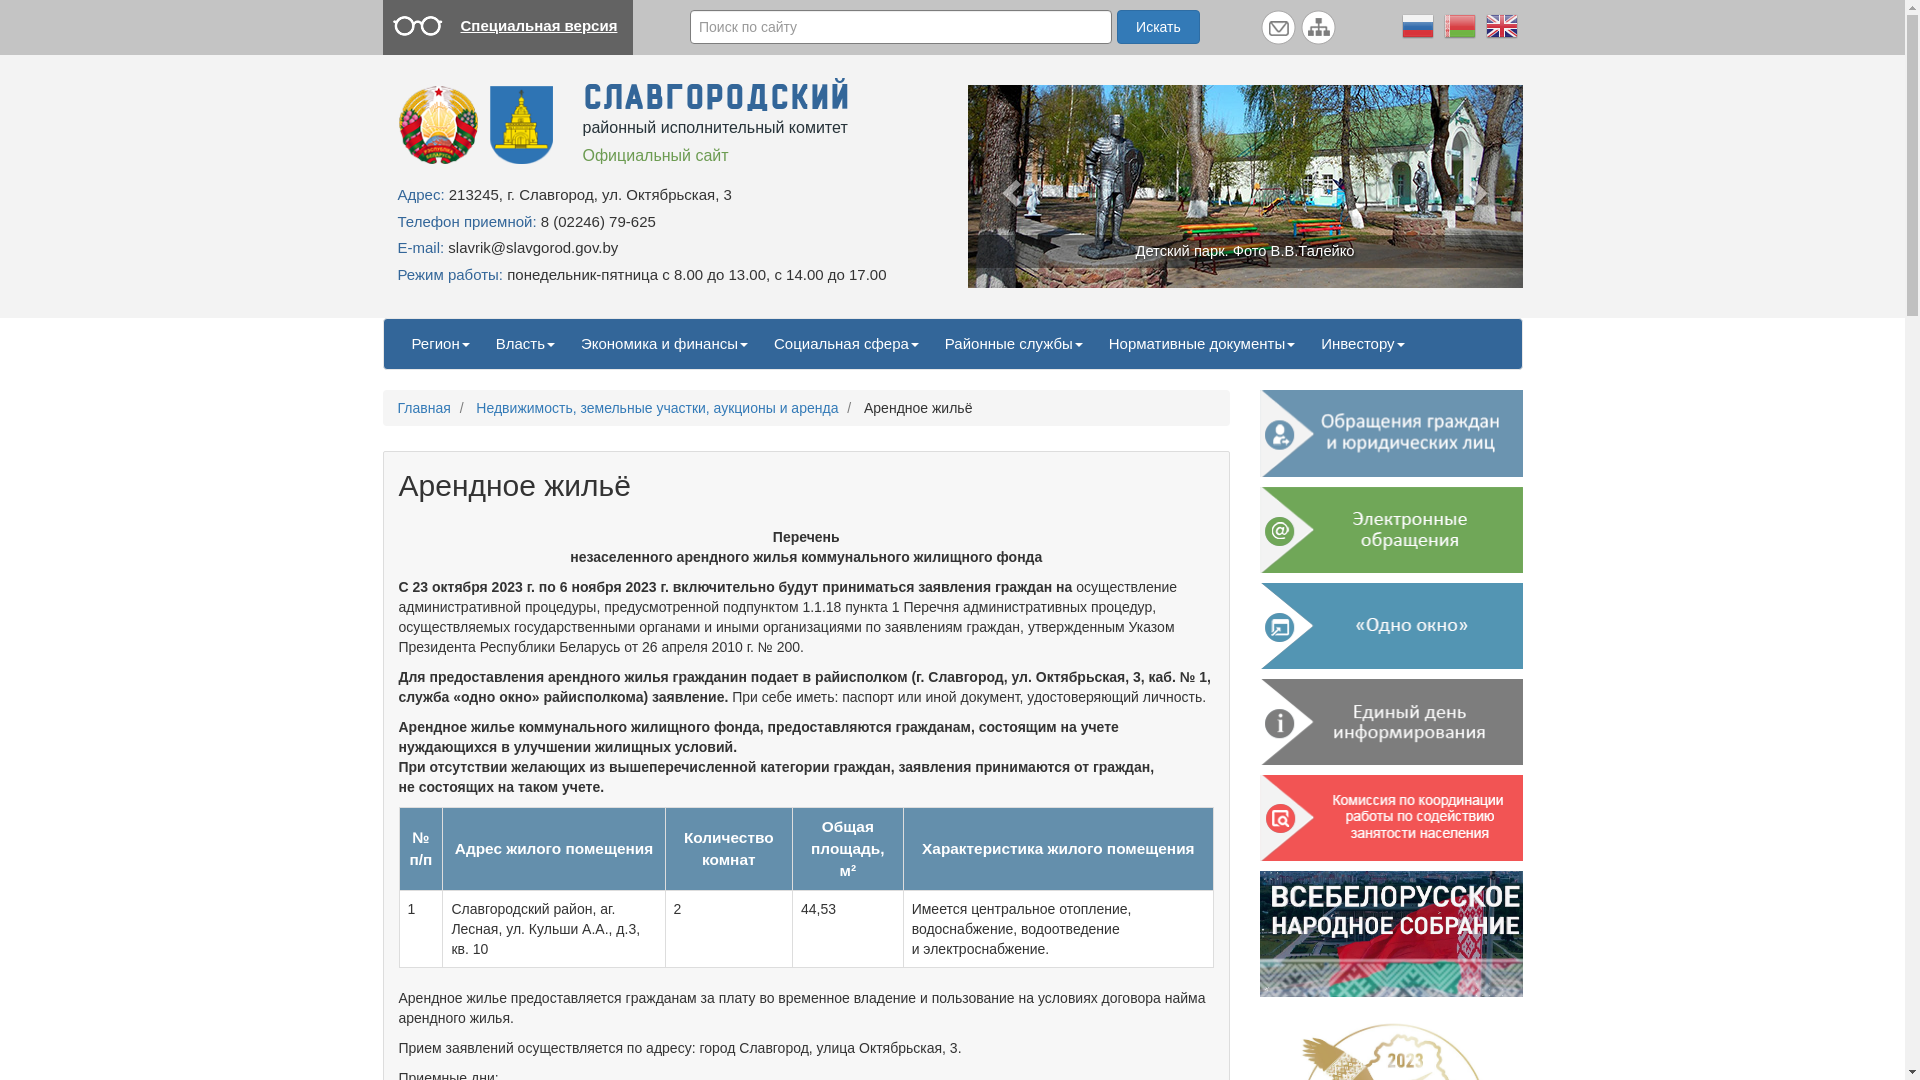 The width and height of the screenshot is (1920, 1080). I want to click on 'English', so click(1501, 24).